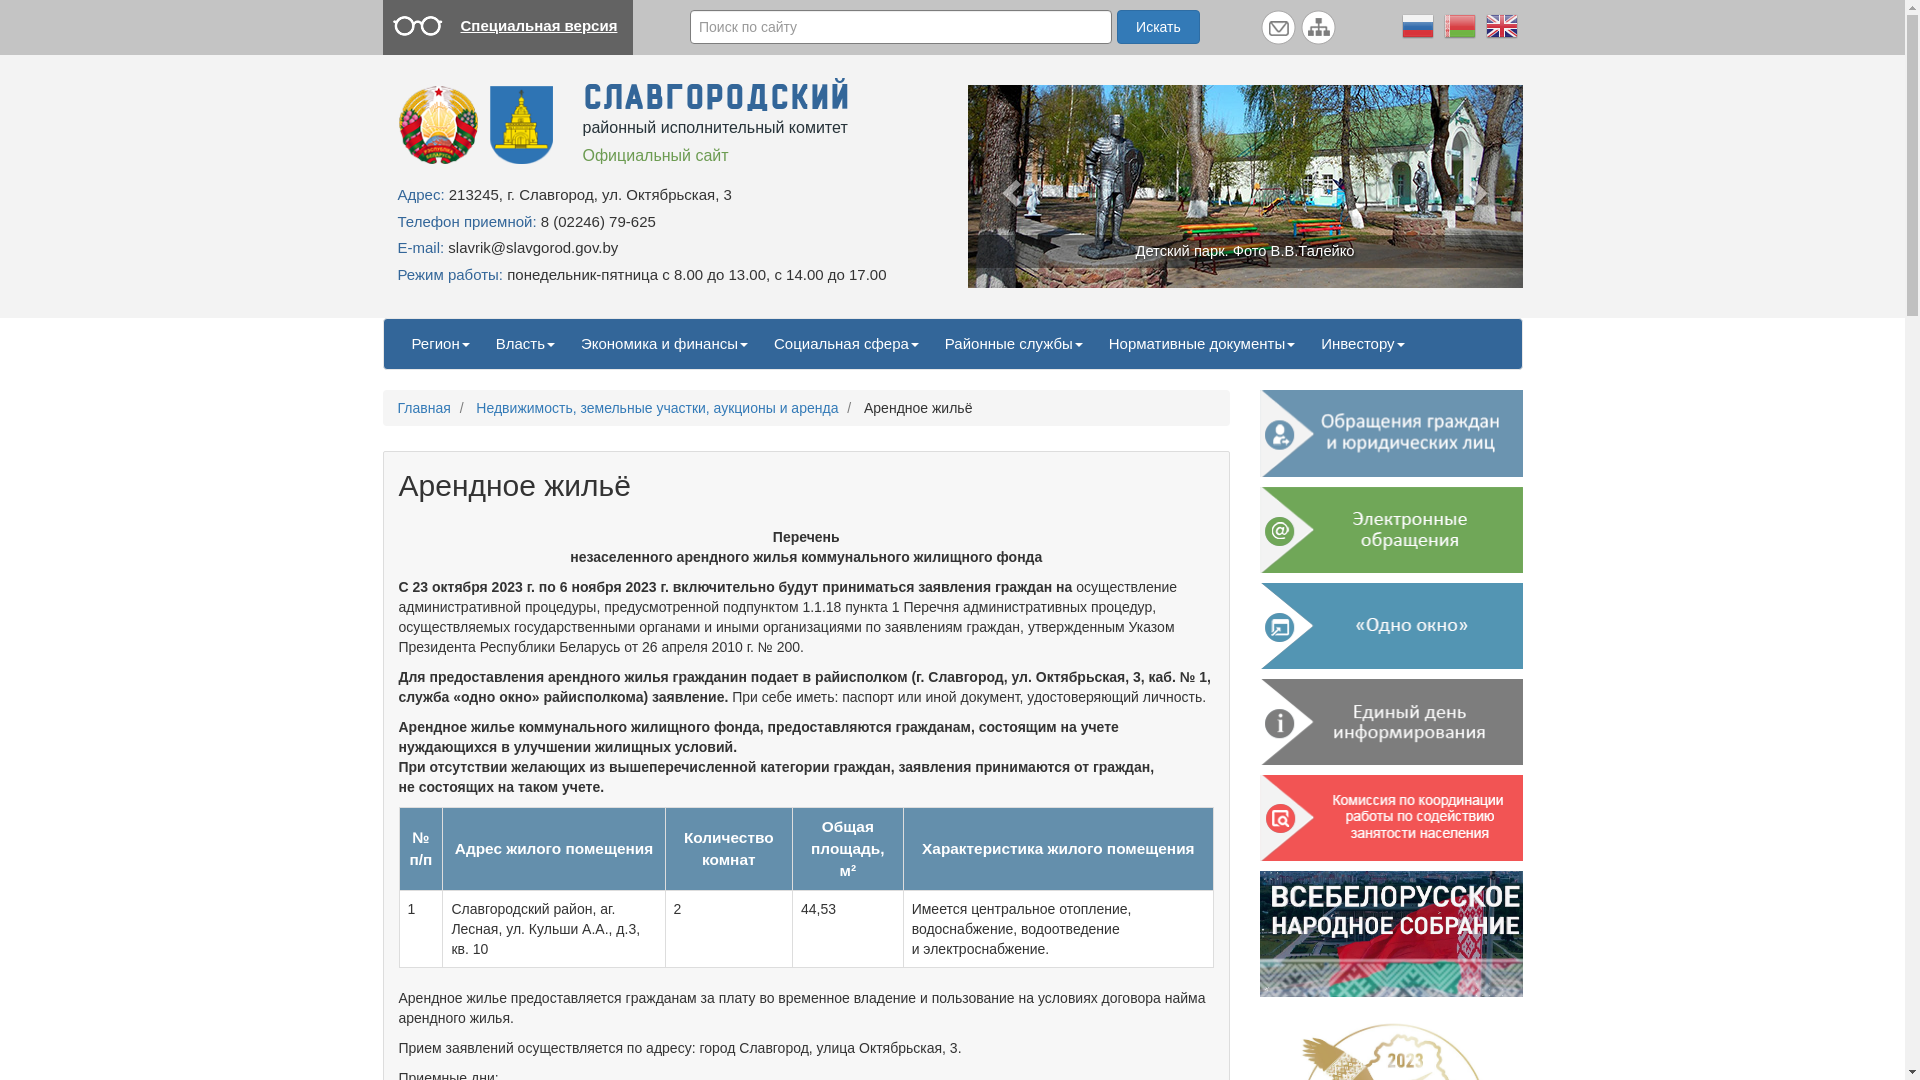 The width and height of the screenshot is (1920, 1080). I want to click on 'English', so click(1501, 24).